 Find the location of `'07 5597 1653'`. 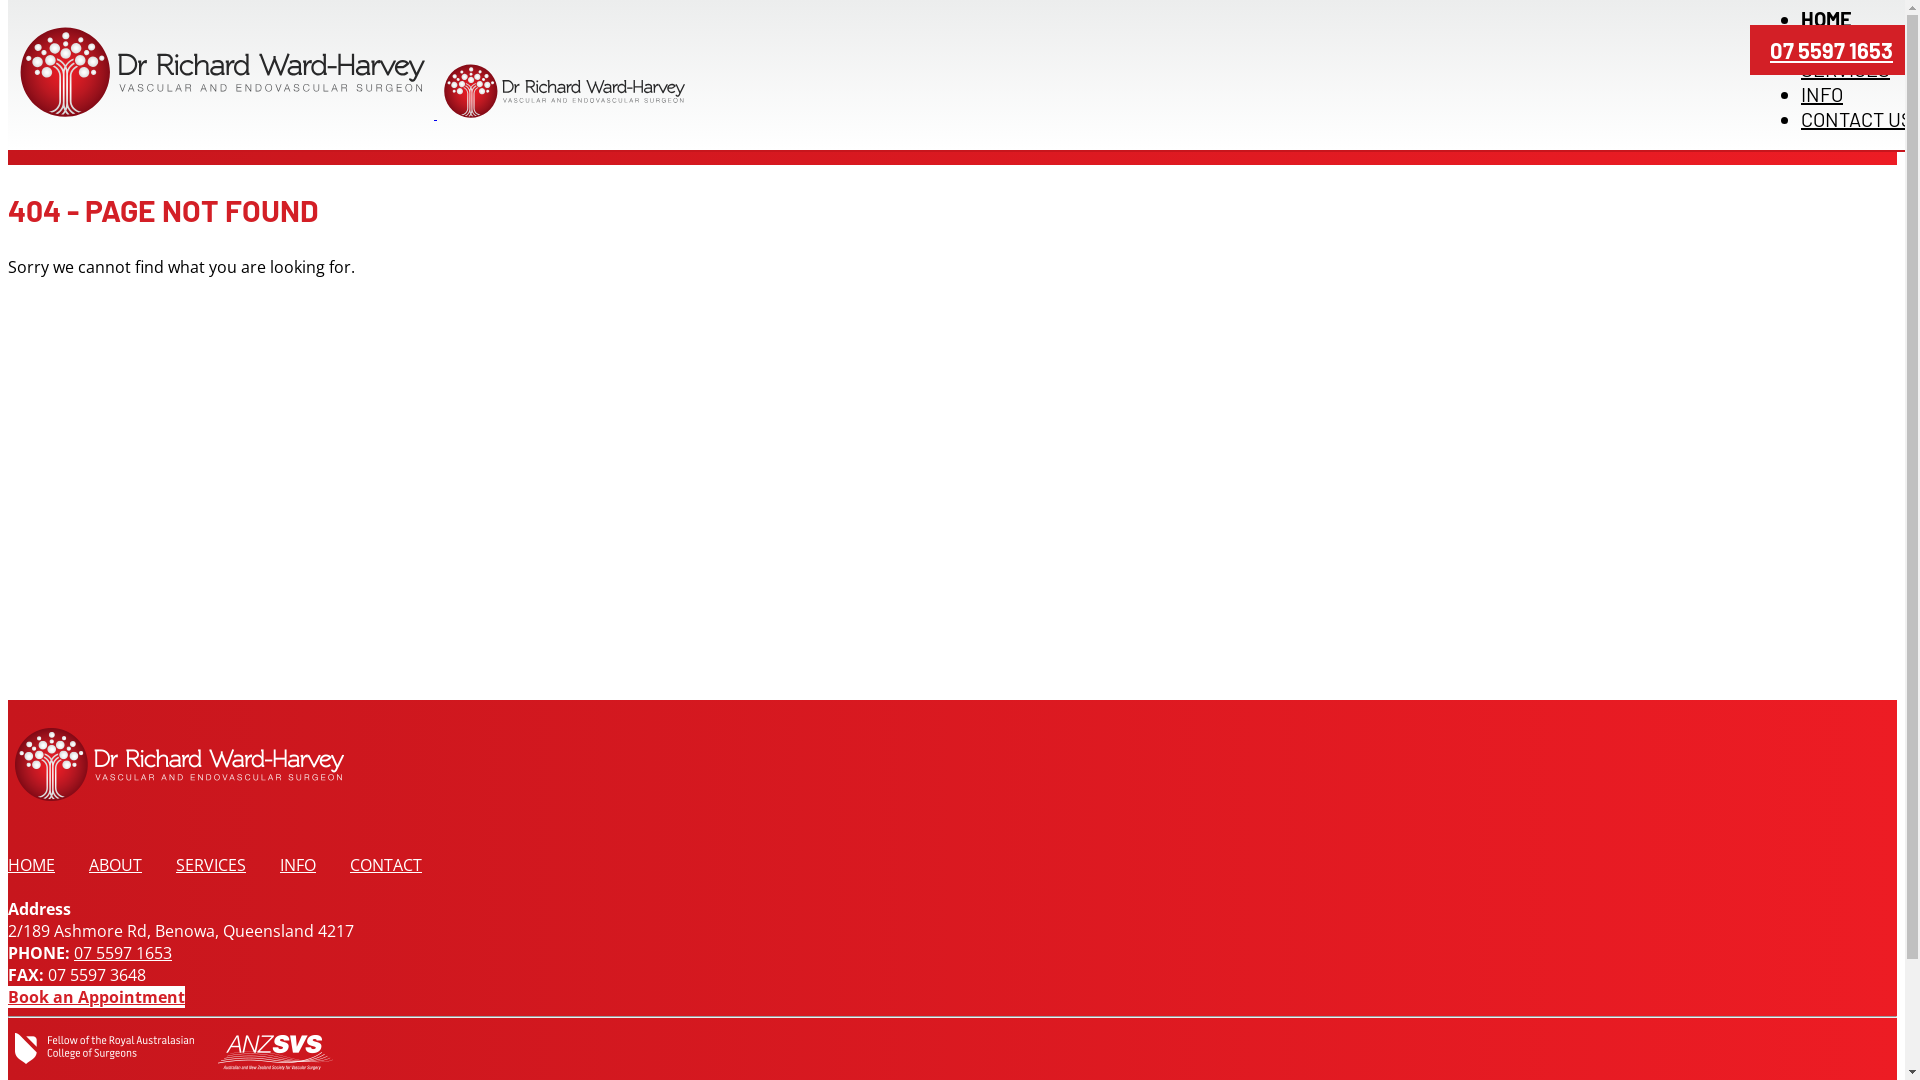

'07 5597 1653' is located at coordinates (1831, 49).